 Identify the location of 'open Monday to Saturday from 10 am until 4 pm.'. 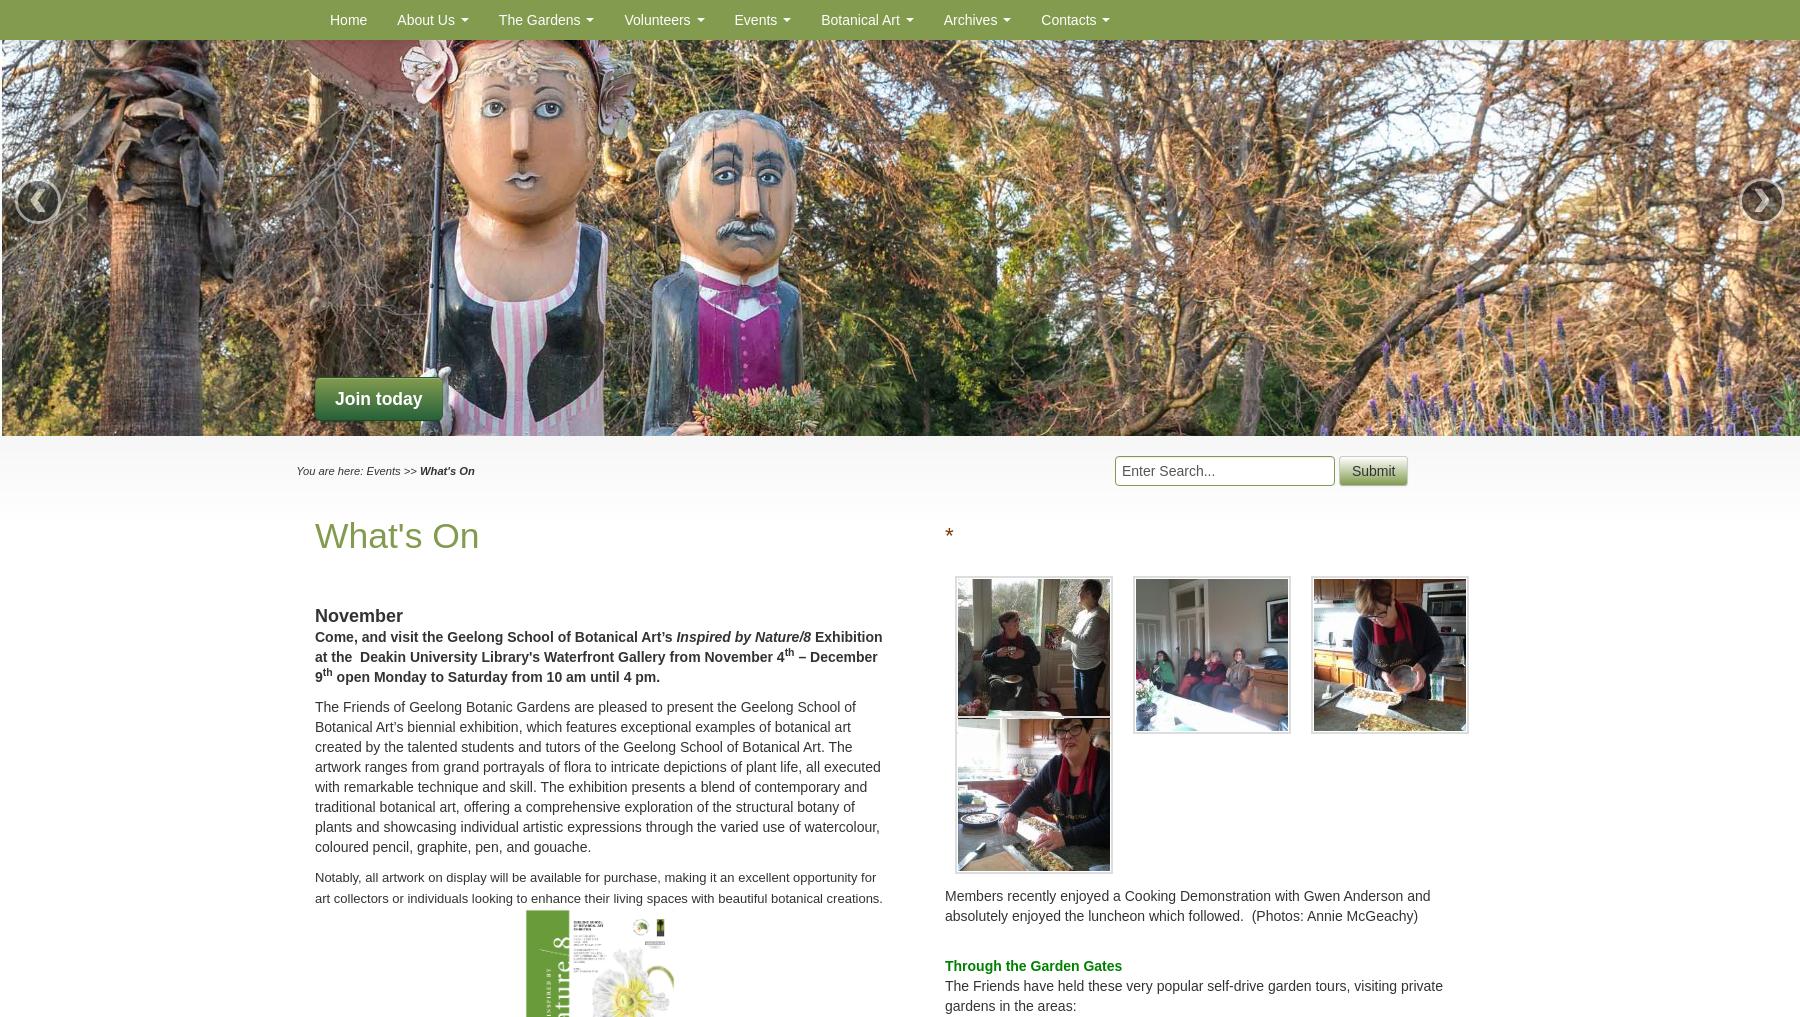
(495, 675).